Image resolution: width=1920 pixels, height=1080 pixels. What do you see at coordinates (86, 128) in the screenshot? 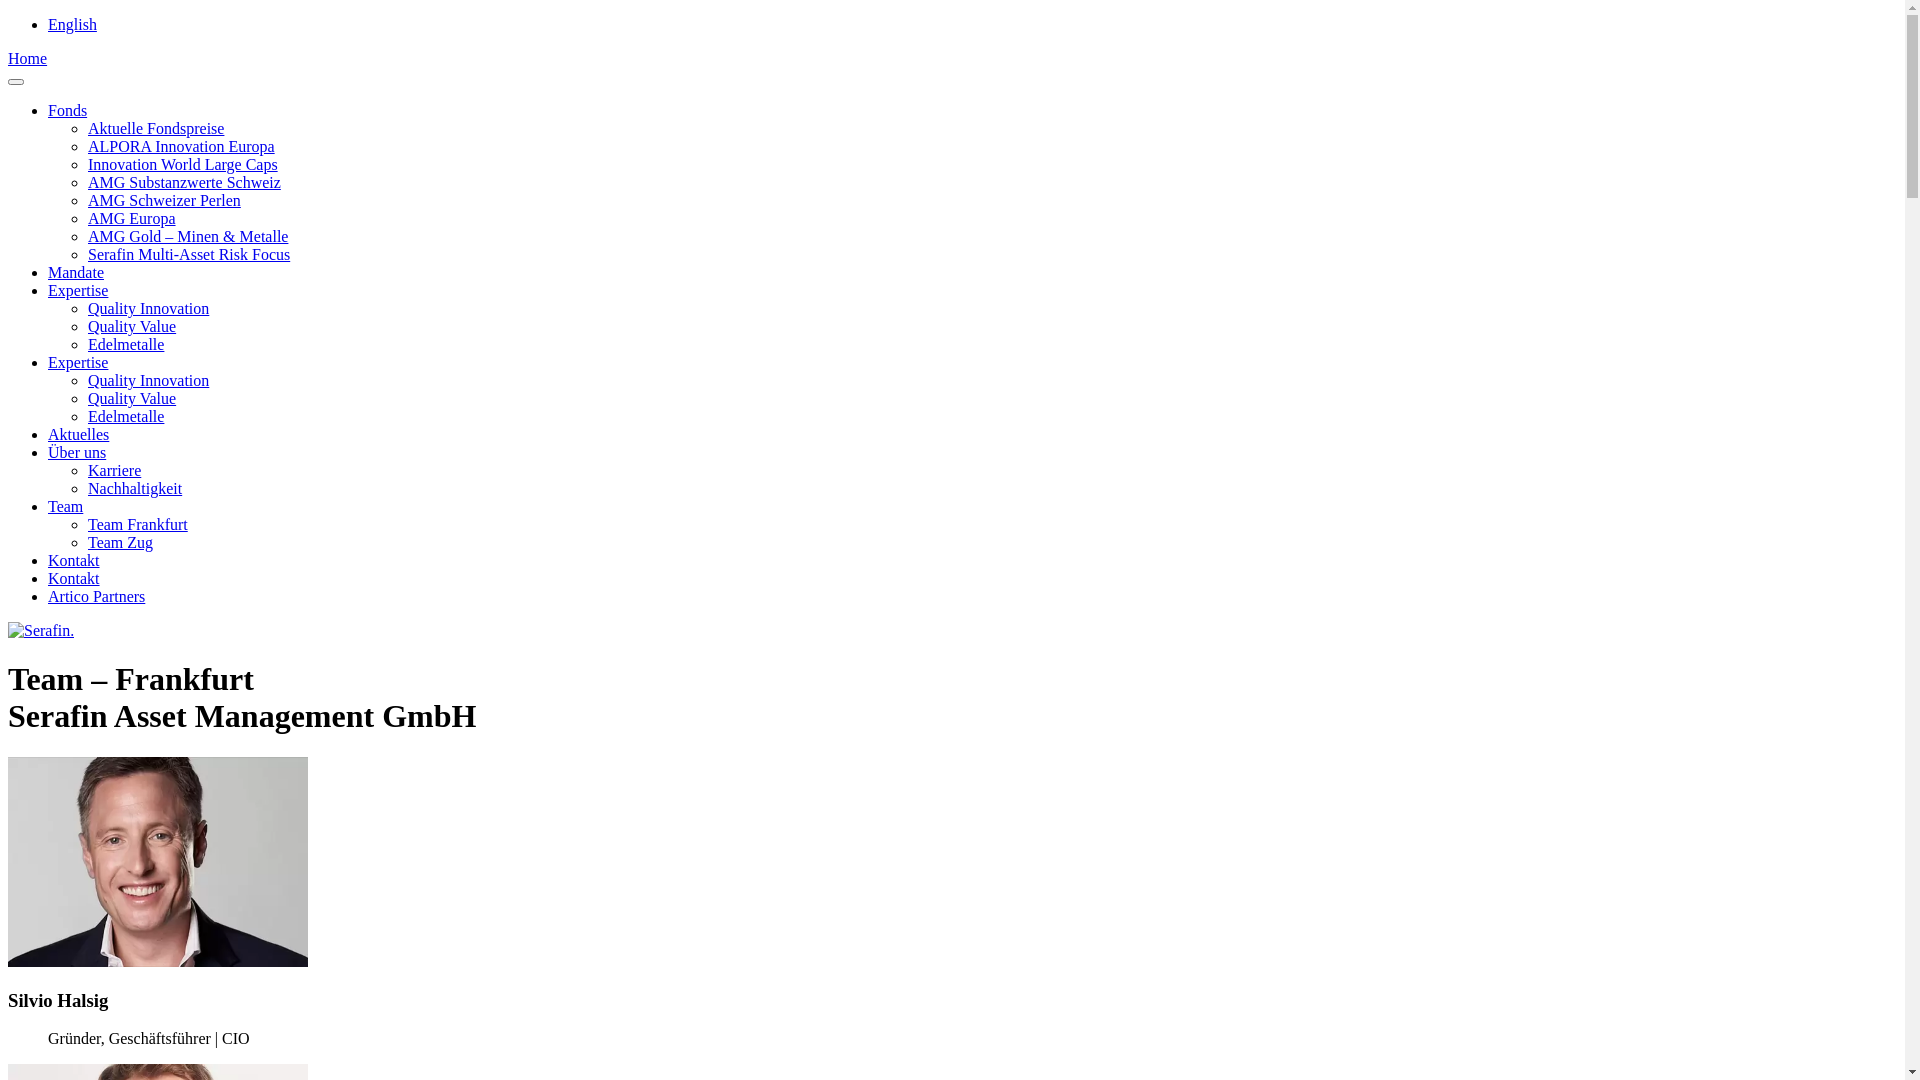
I see `'Aktuelle Fondspreise'` at bounding box center [86, 128].